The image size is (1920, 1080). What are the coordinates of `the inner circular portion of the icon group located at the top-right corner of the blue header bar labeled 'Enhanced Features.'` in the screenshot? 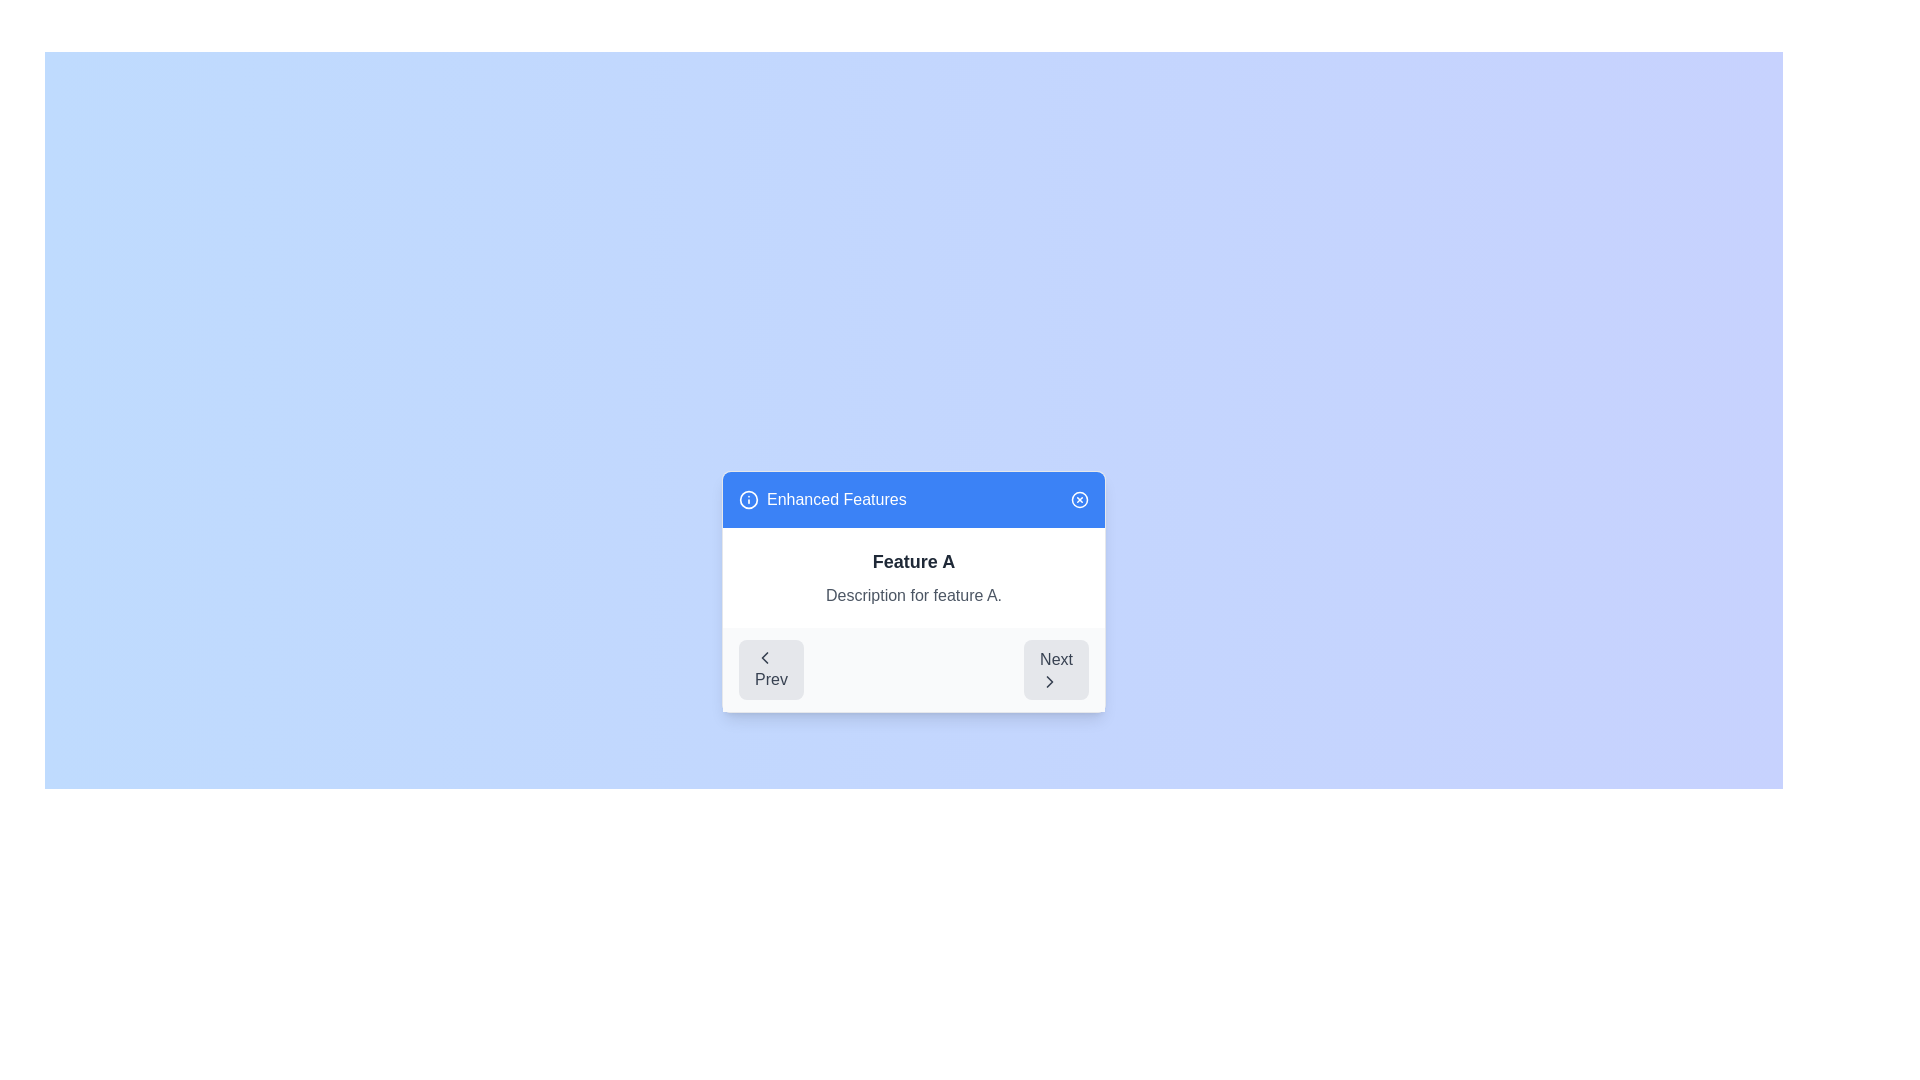 It's located at (1079, 499).